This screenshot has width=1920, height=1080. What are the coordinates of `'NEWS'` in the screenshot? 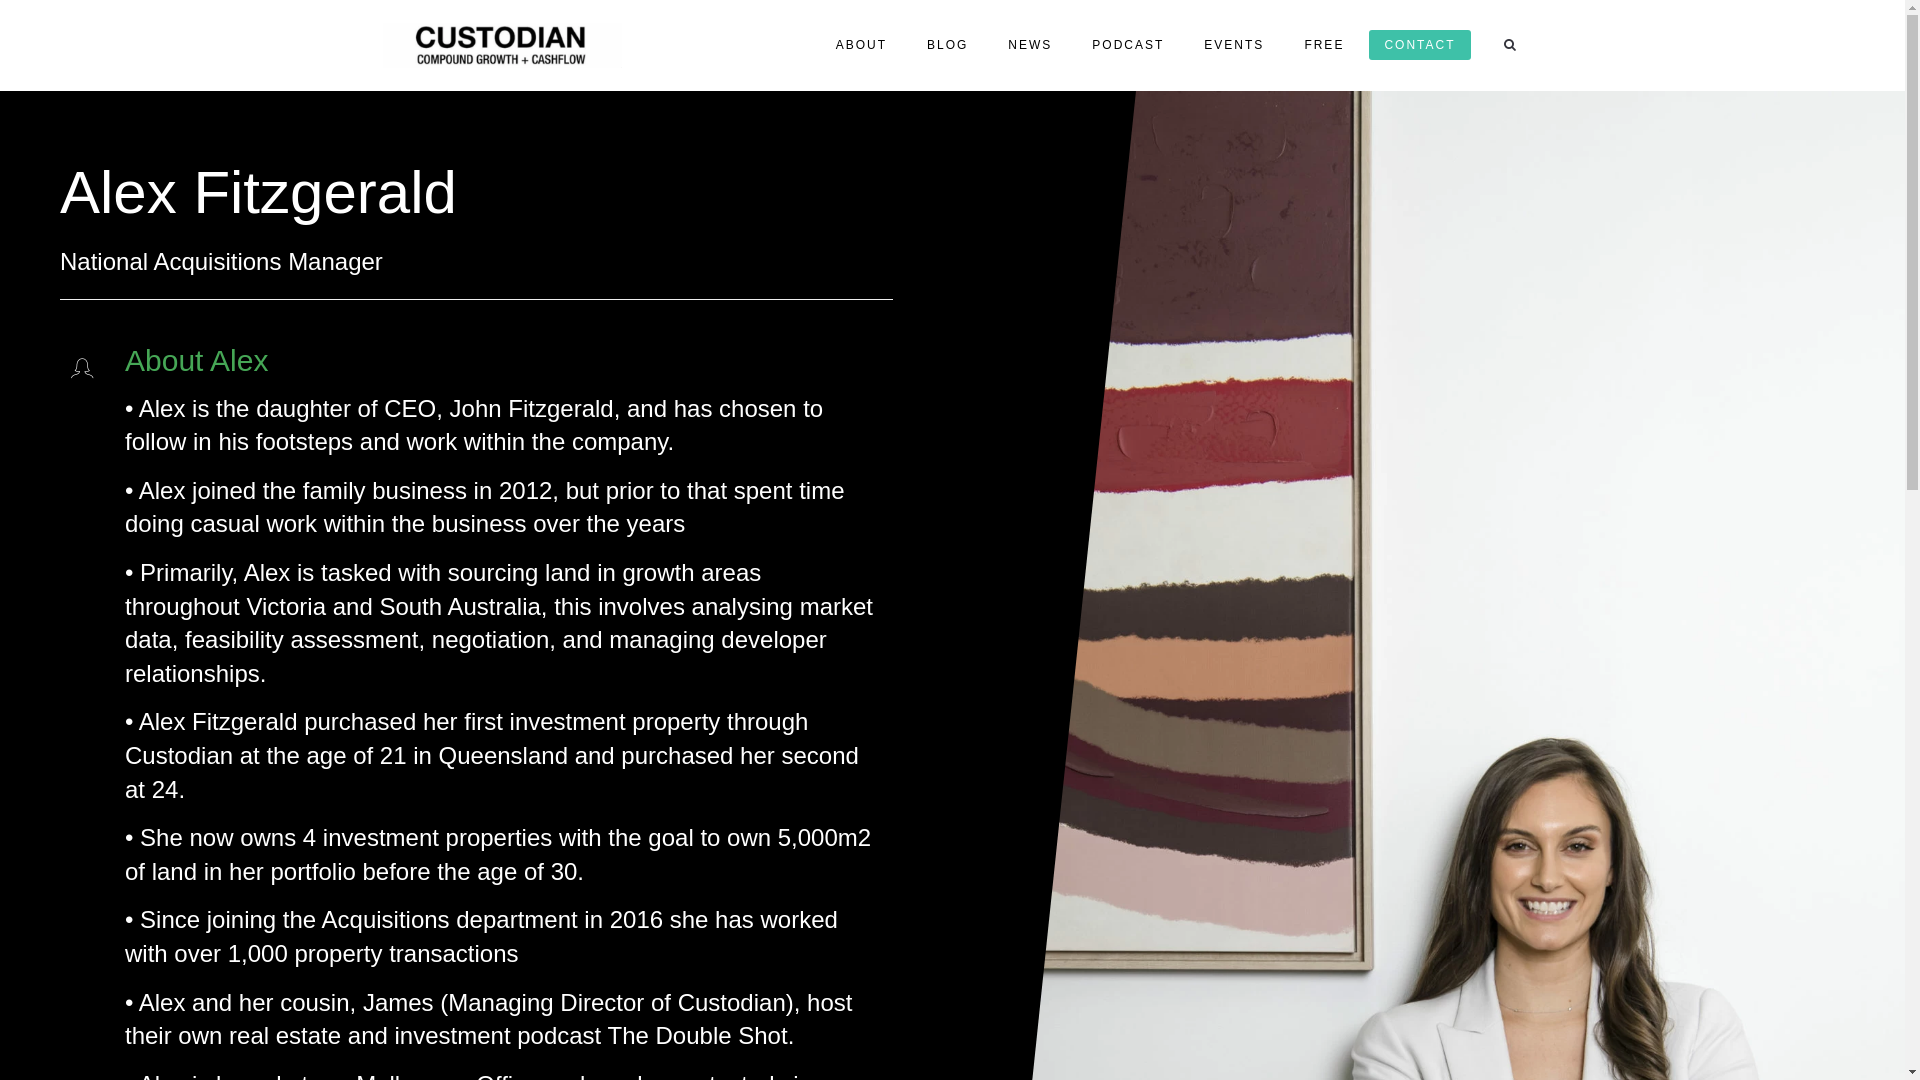 It's located at (1030, 45).